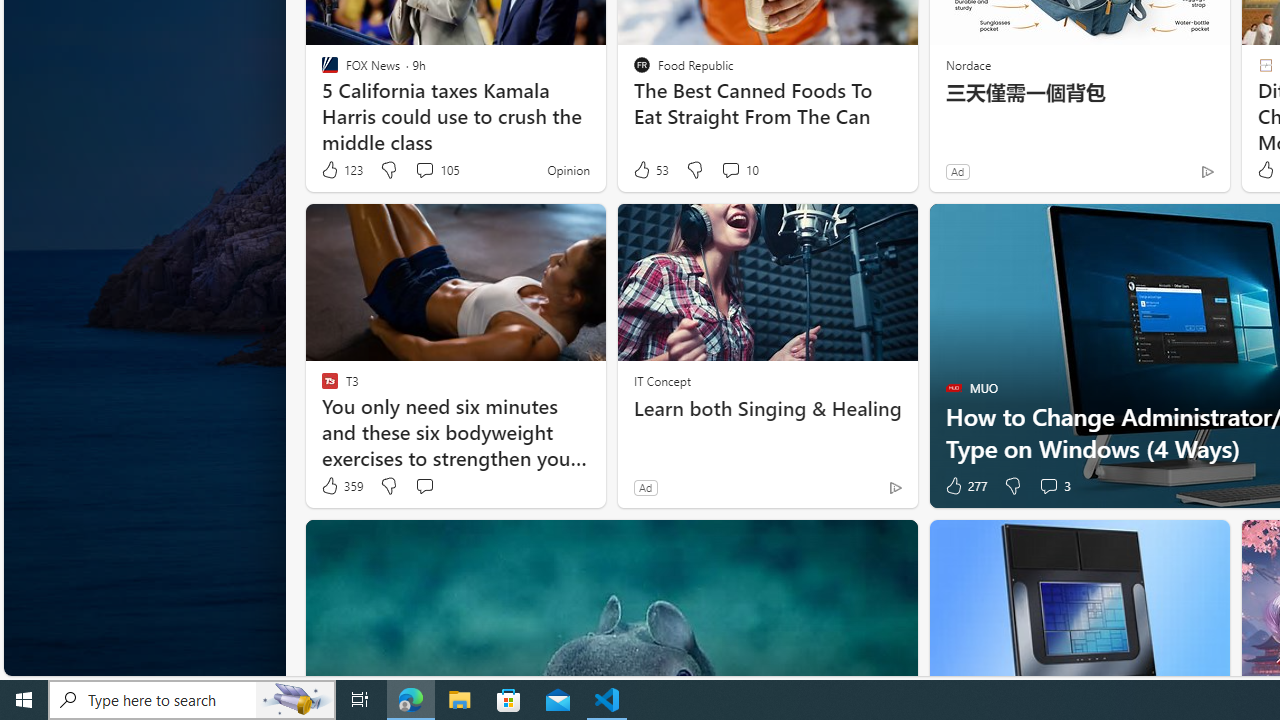  I want to click on '277 Like', so click(964, 486).